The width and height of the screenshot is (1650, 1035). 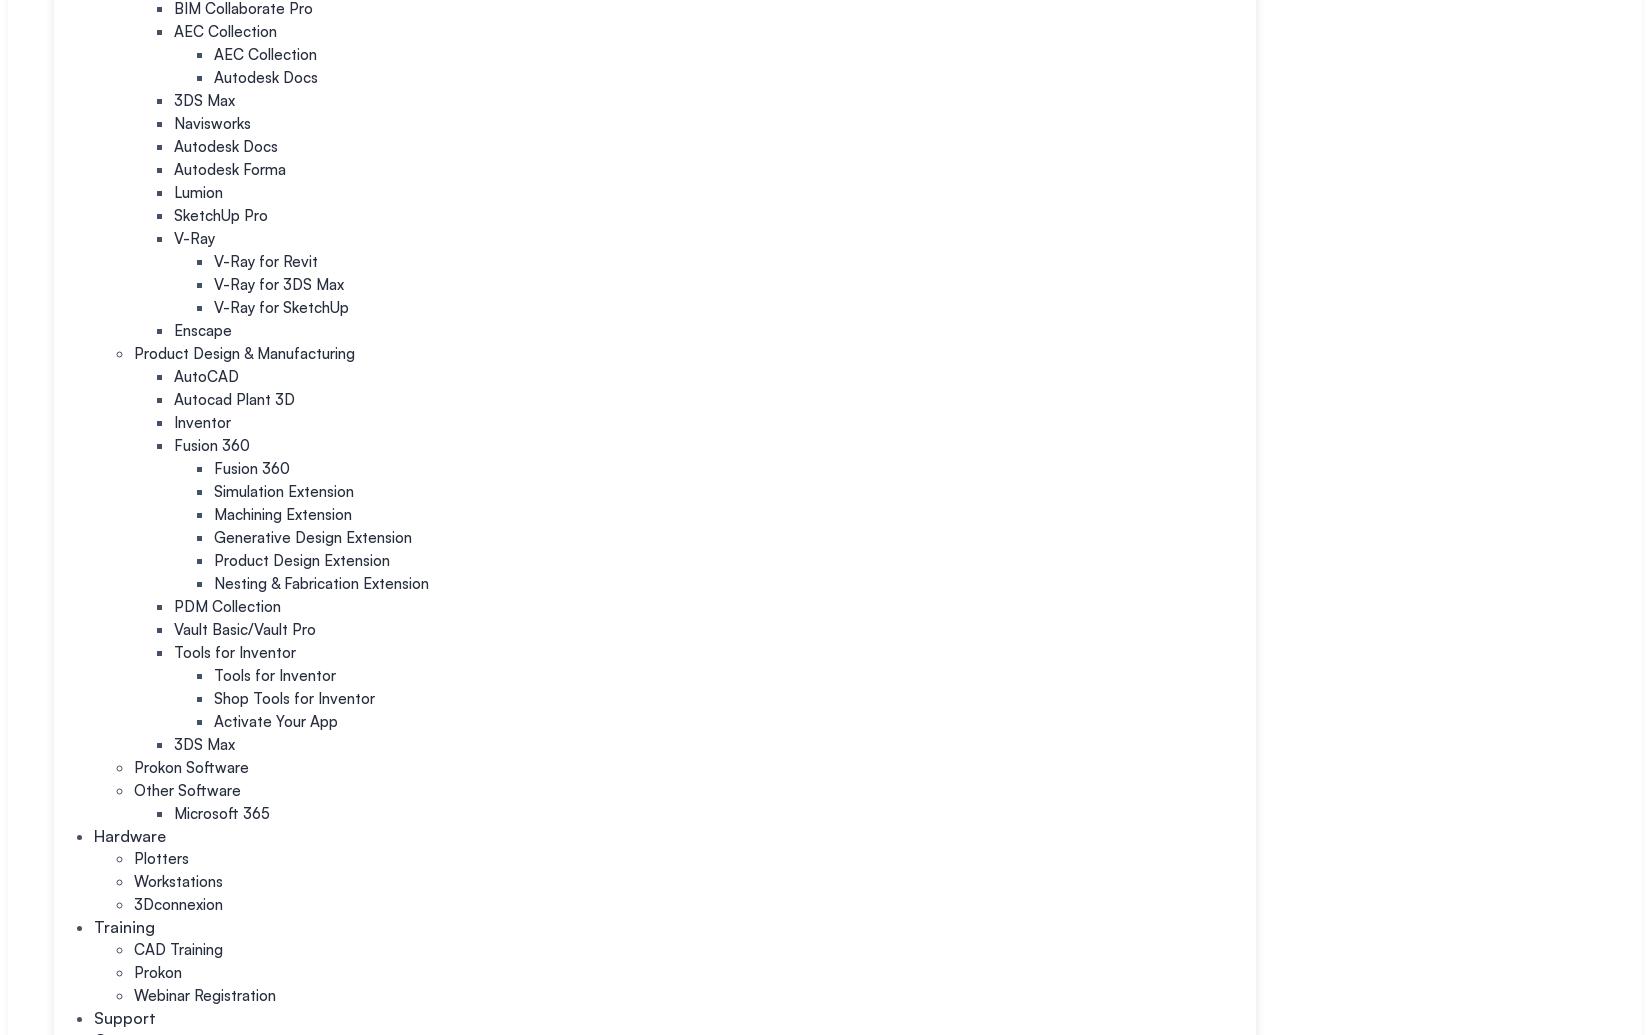 I want to click on 'Inventor', so click(x=202, y=422).